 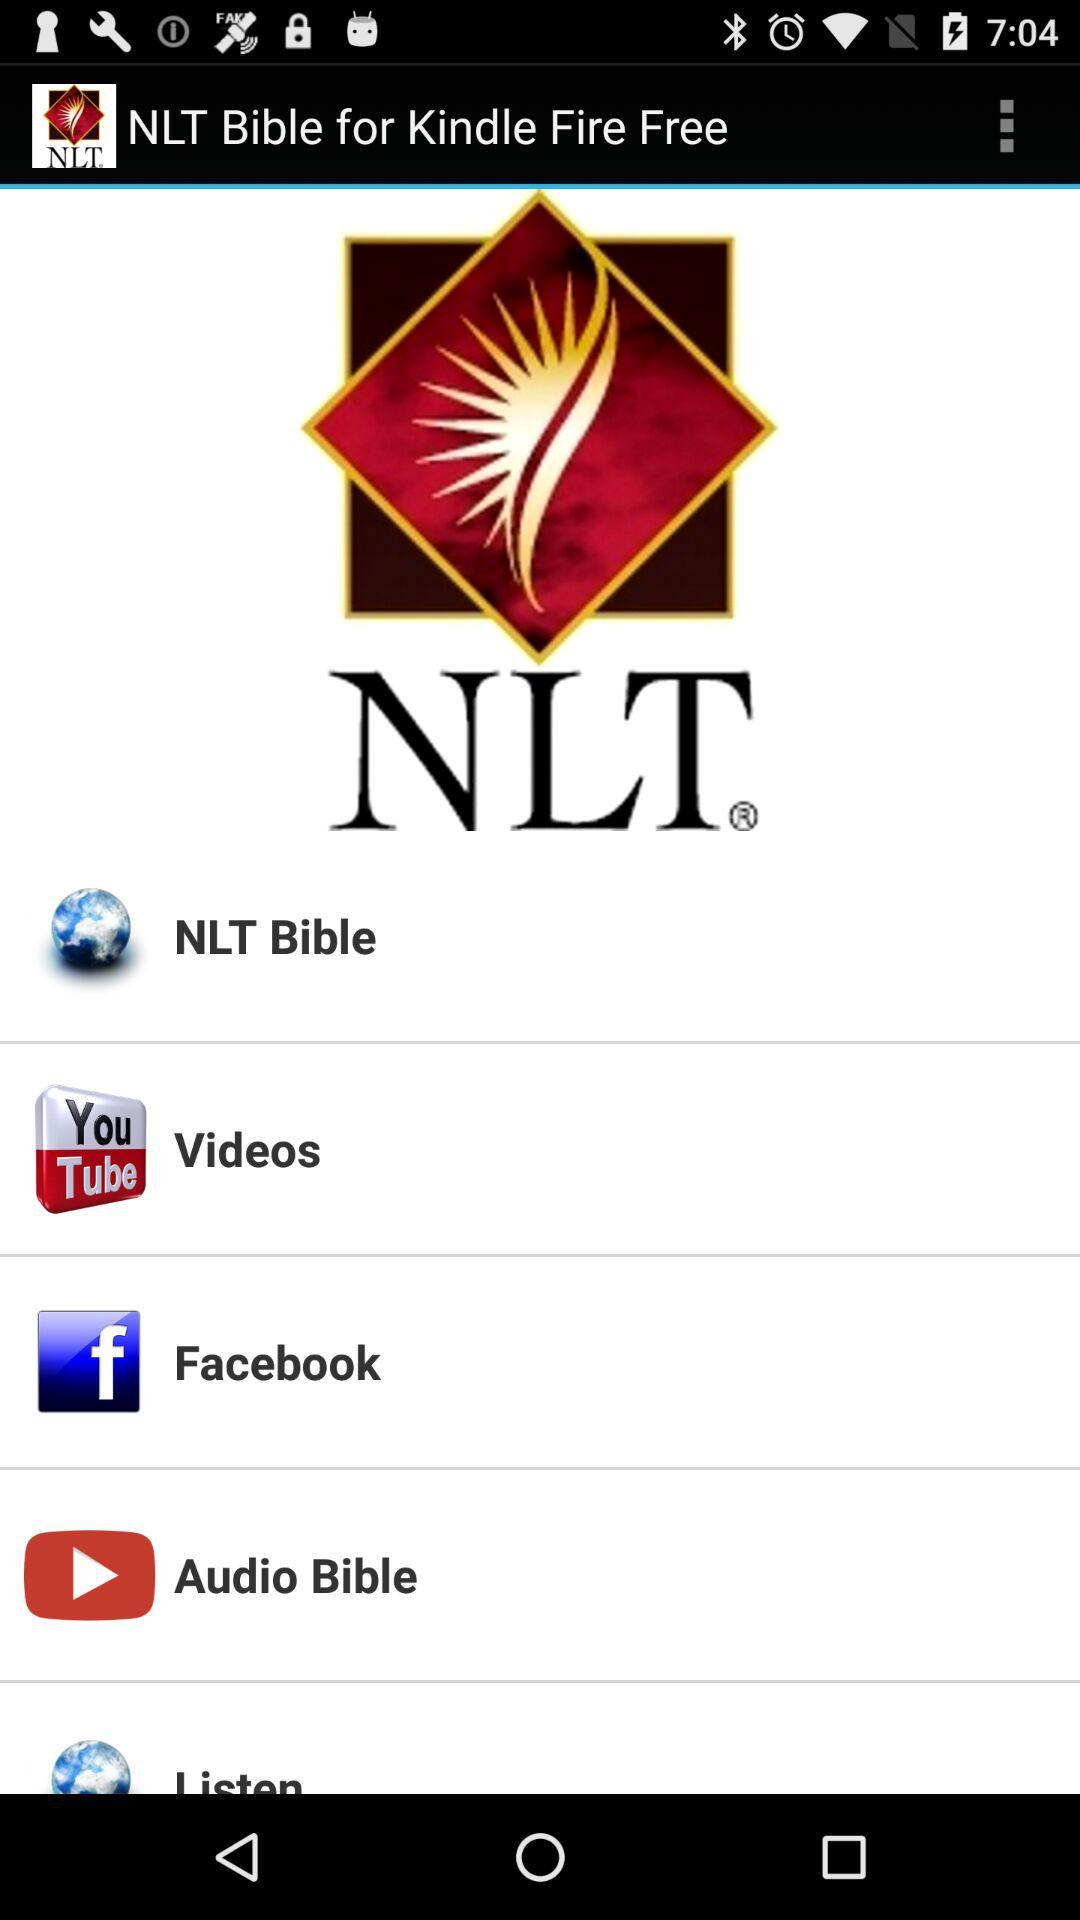 I want to click on audio bible, so click(x=613, y=1573).